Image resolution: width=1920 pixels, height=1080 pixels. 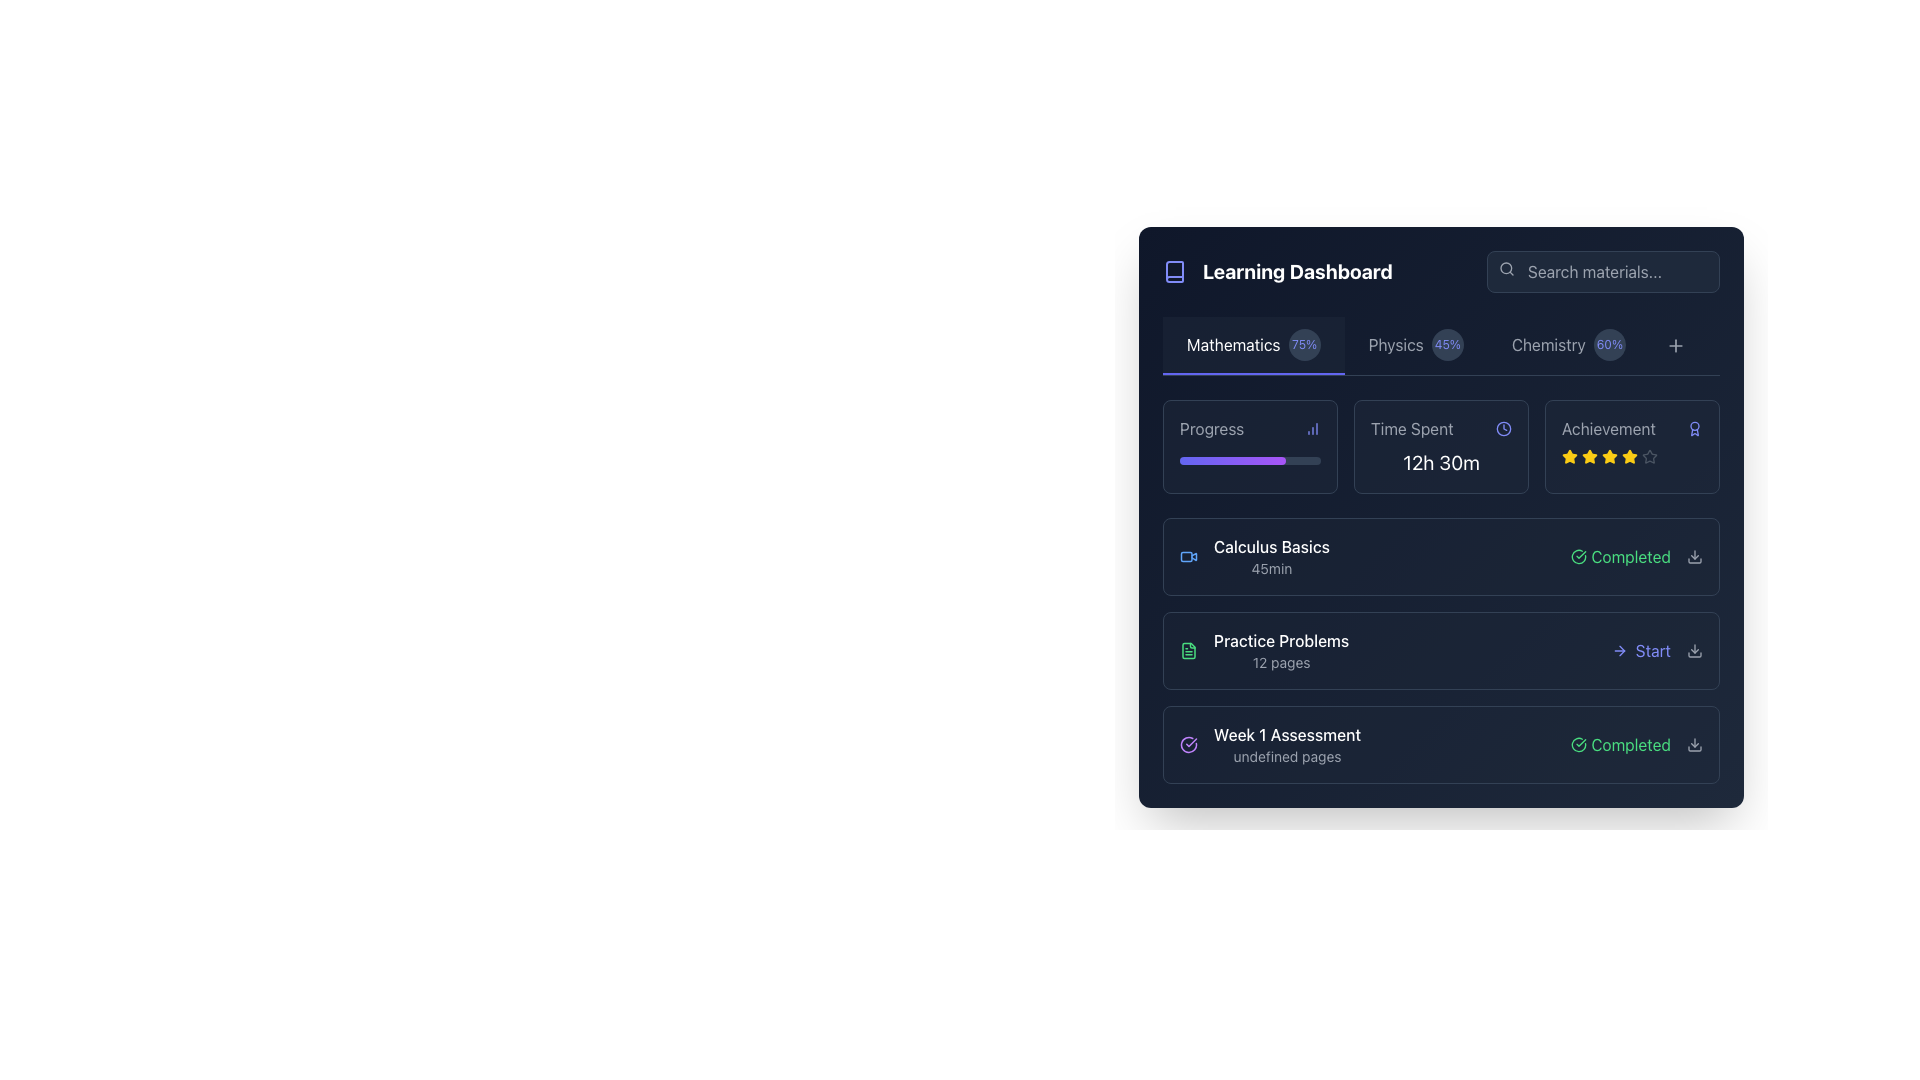 I want to click on the Text label that indicates associated data or a metric related to time spent, which is positioned to the left of a clock icon in the top section of a grouped layout, so click(x=1411, y=427).